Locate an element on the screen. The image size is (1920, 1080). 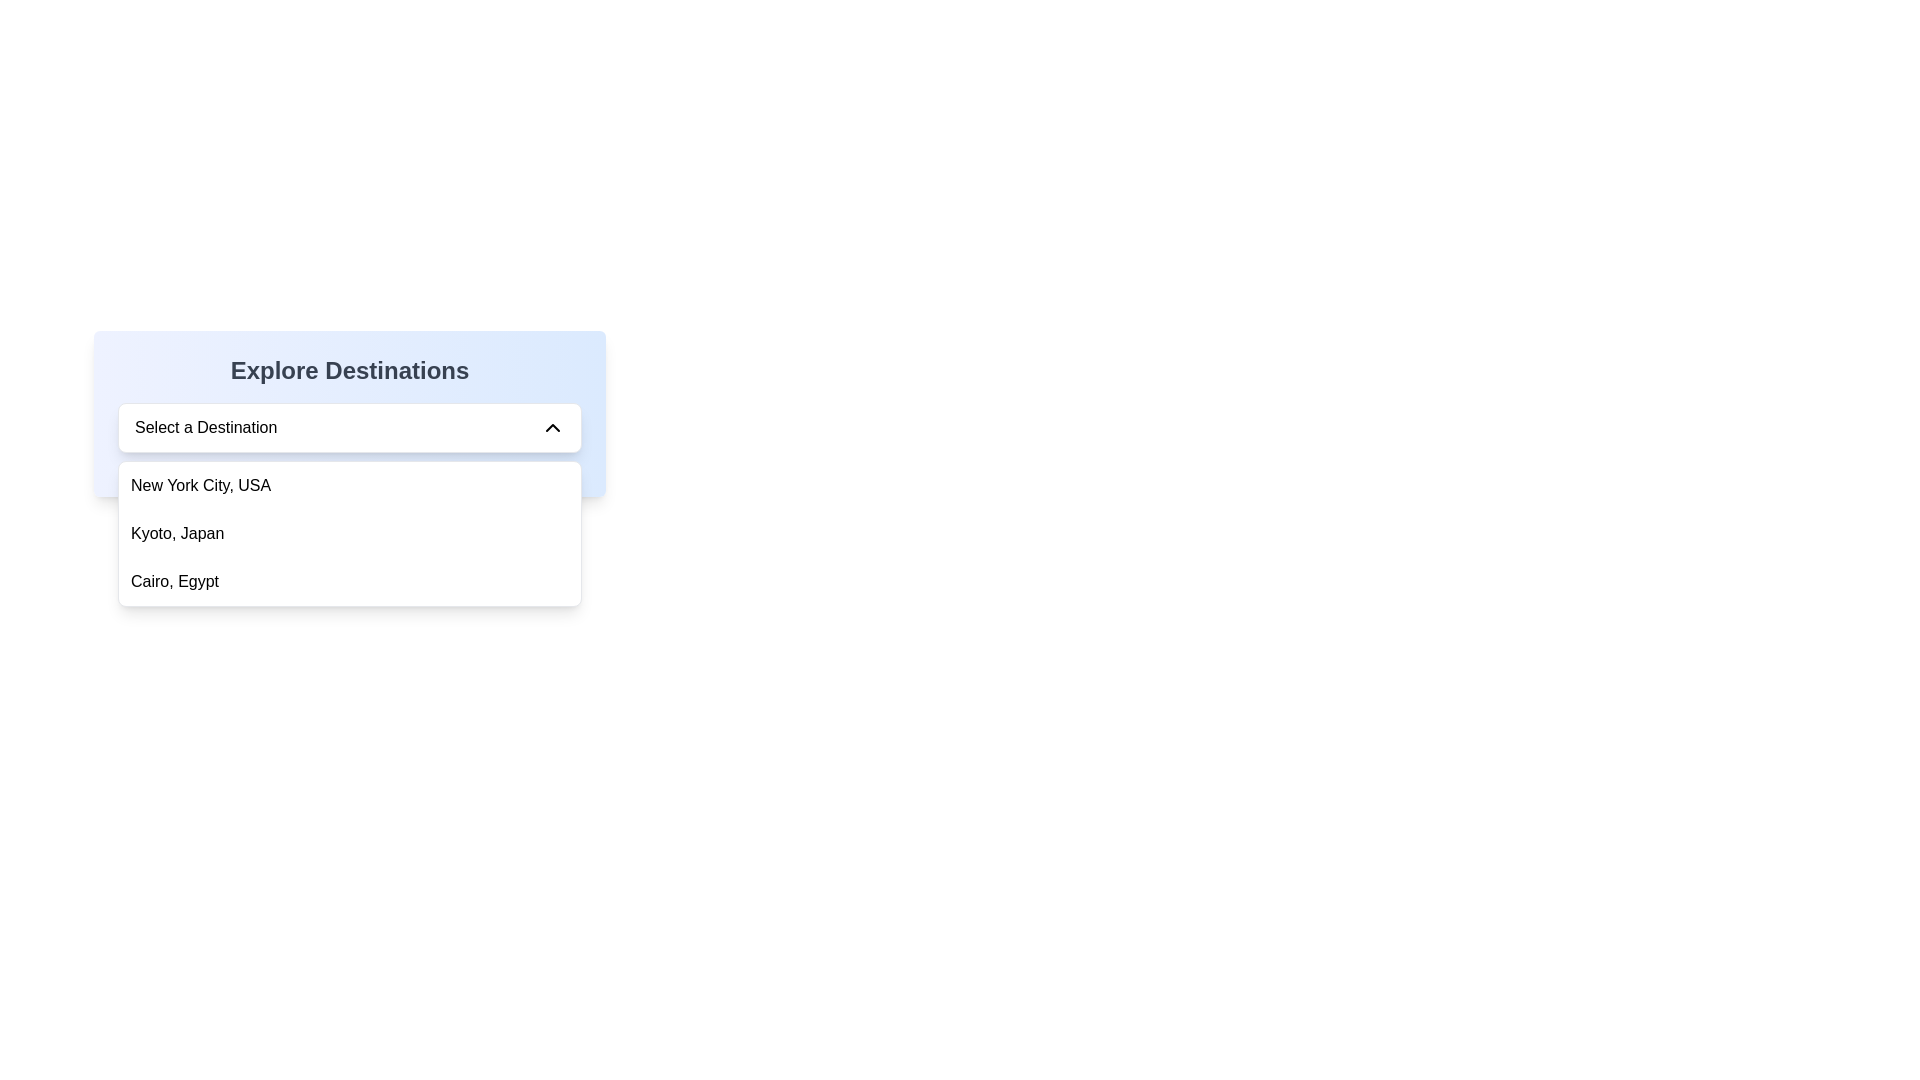
the dropdown menu item displaying 'Kyoto, Japan' is located at coordinates (350, 532).